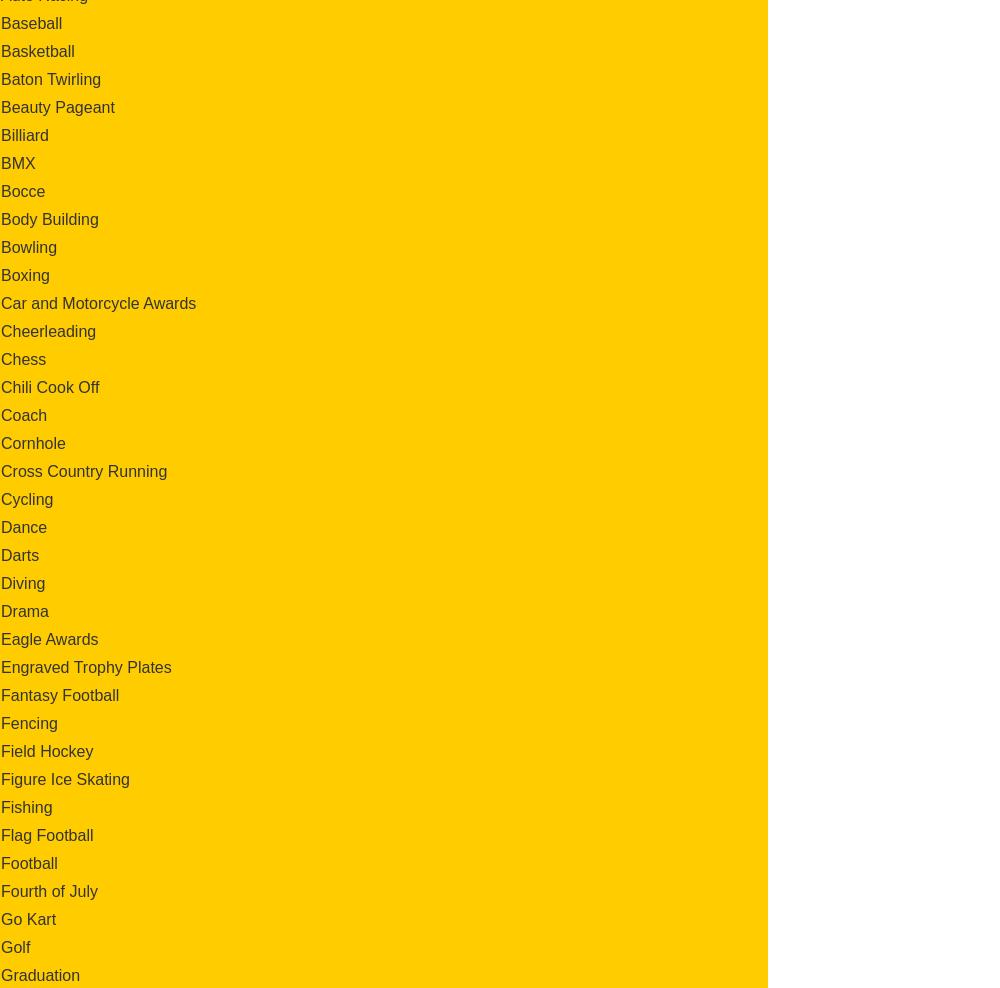 Image resolution: width=1000 pixels, height=988 pixels. What do you see at coordinates (1, 106) in the screenshot?
I see `'Beauty Pageant'` at bounding box center [1, 106].